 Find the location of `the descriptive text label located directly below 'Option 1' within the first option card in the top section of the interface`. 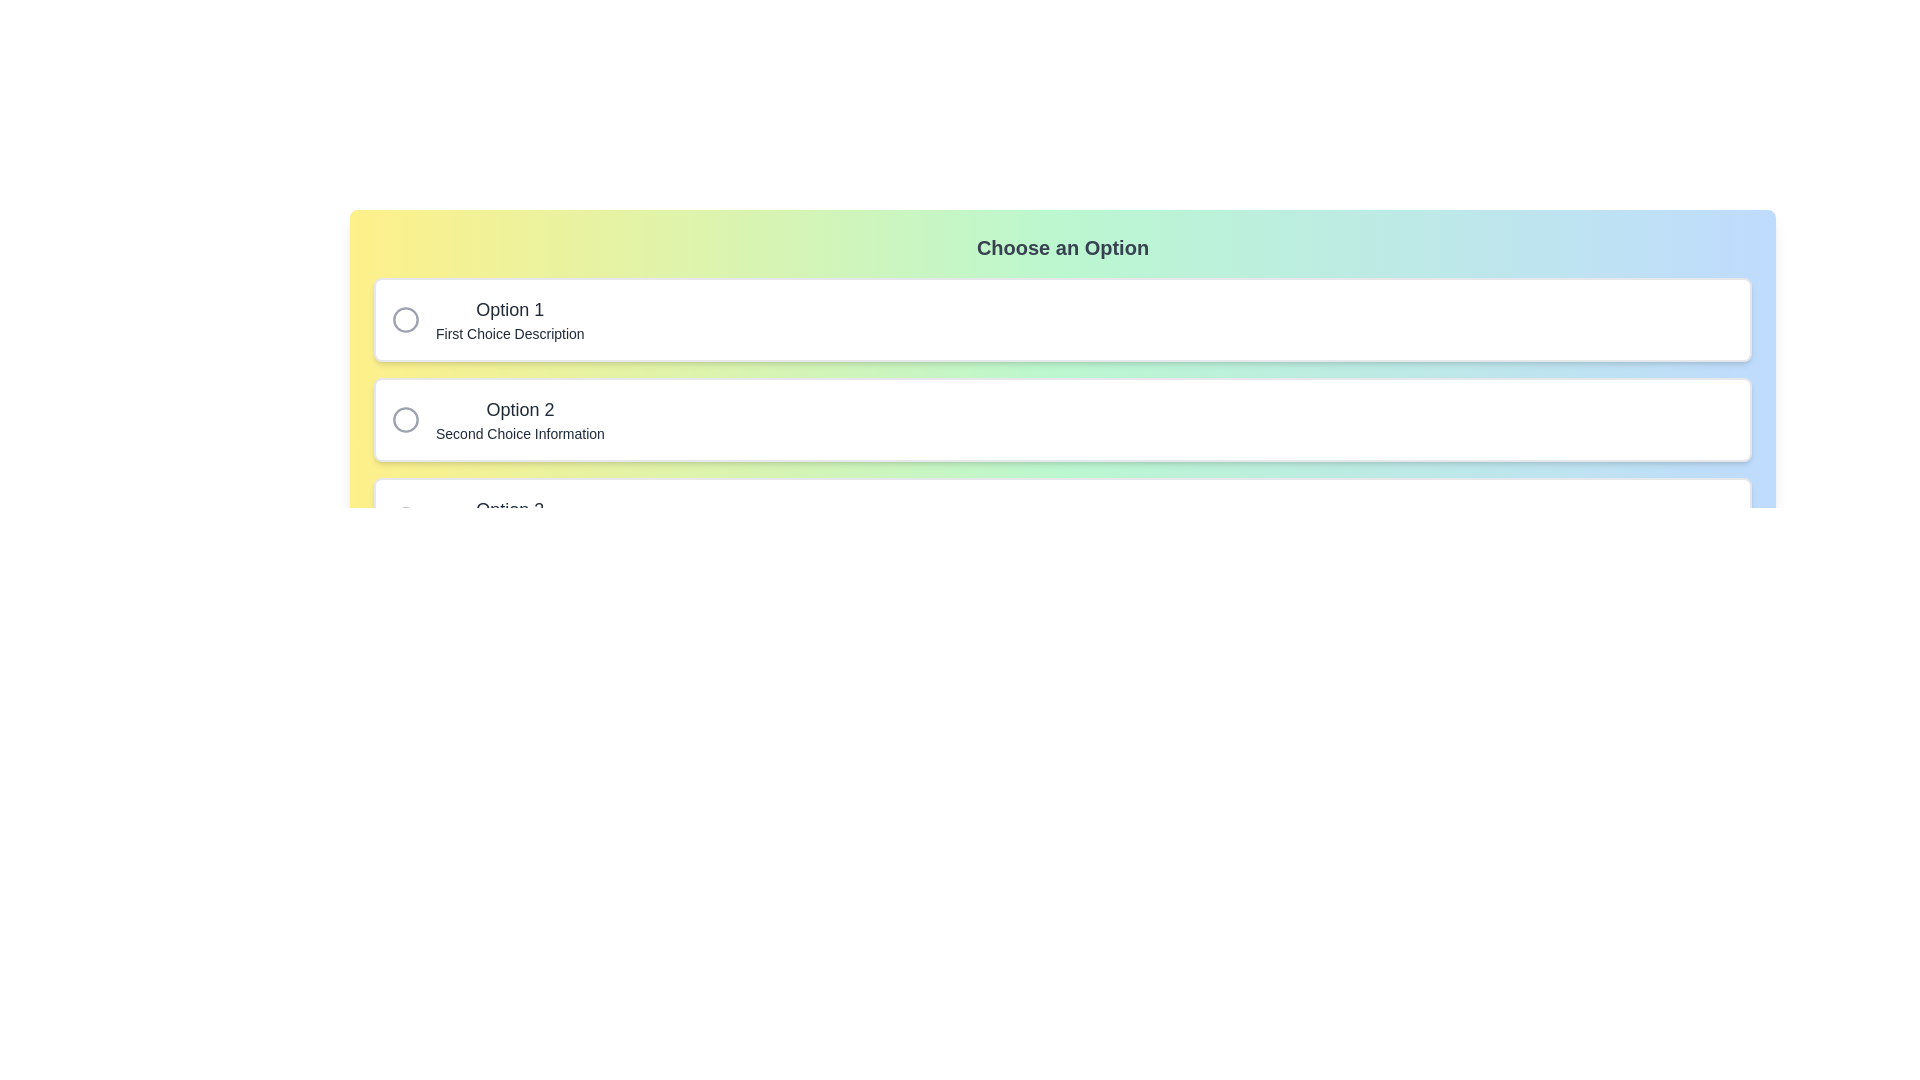

the descriptive text label located directly below 'Option 1' within the first option card in the top section of the interface is located at coordinates (510, 333).